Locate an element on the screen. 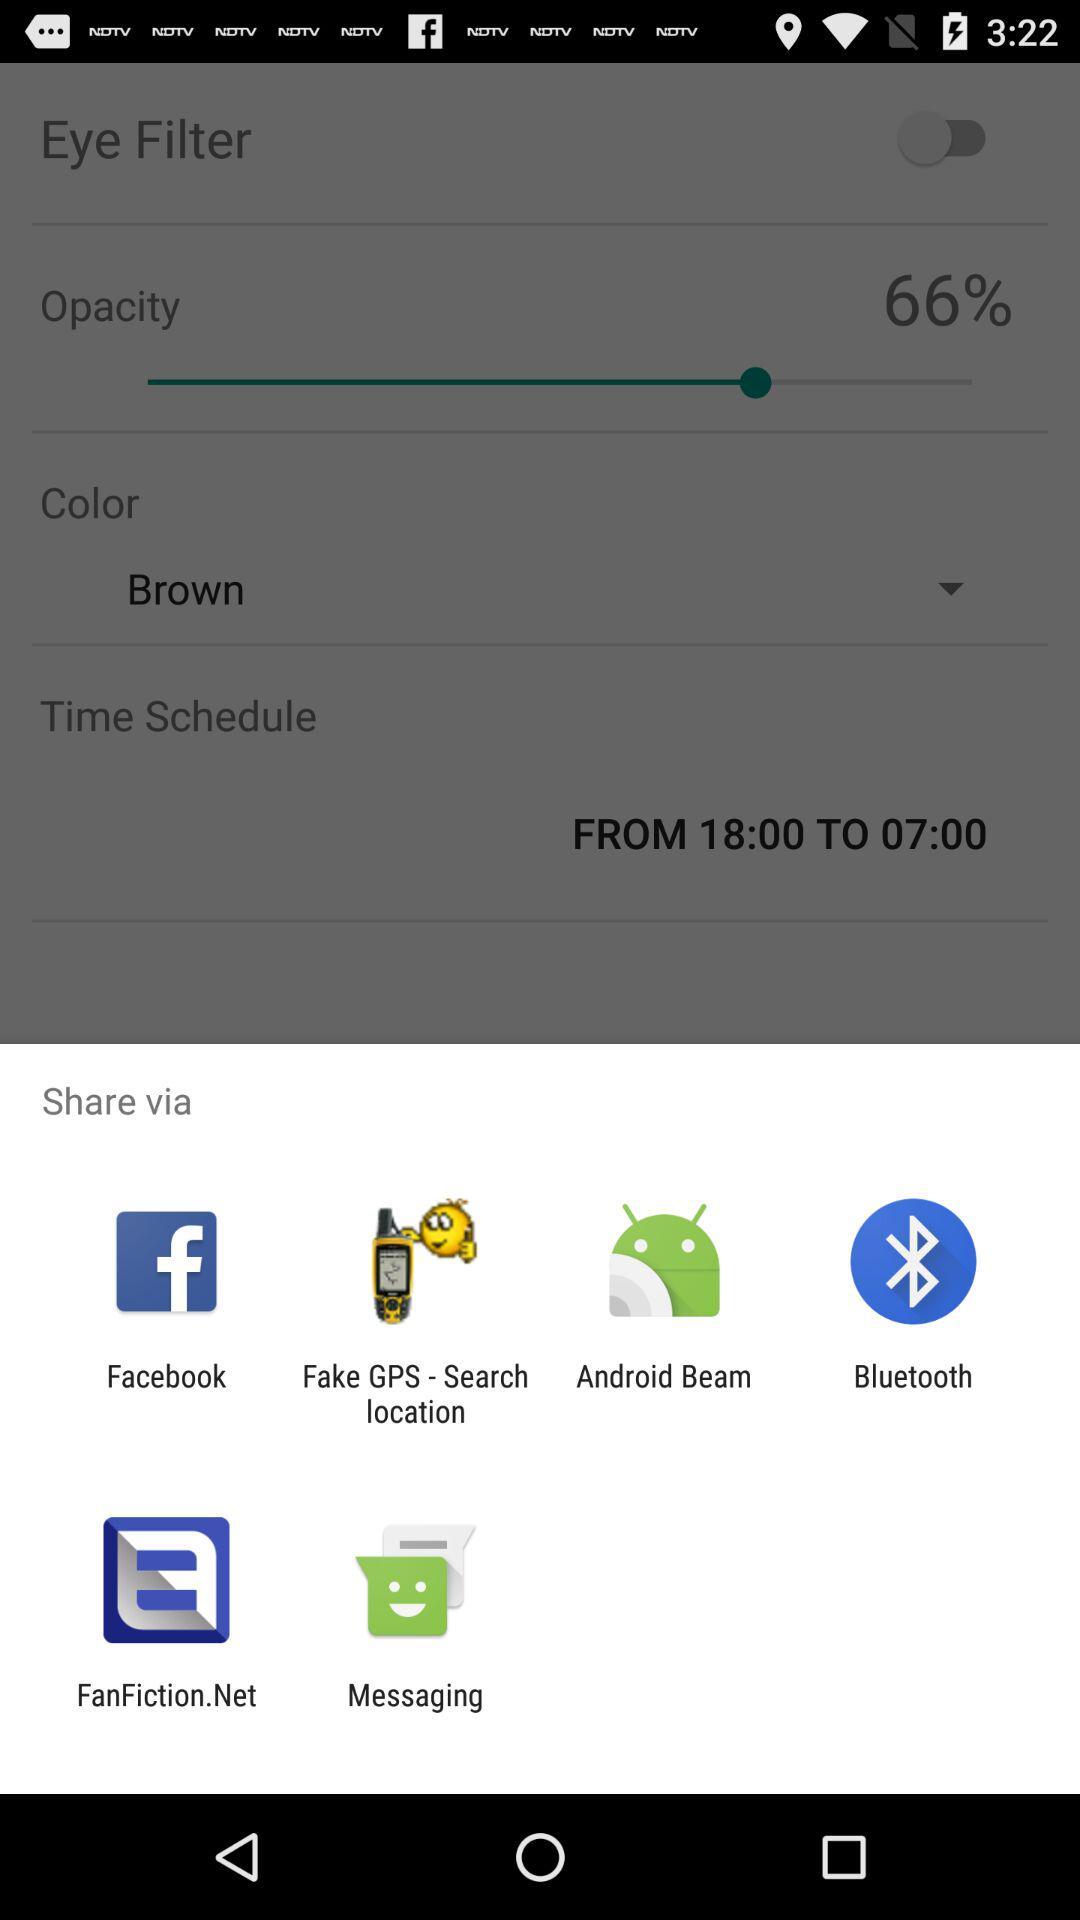 The width and height of the screenshot is (1080, 1920). the messaging is located at coordinates (414, 1711).